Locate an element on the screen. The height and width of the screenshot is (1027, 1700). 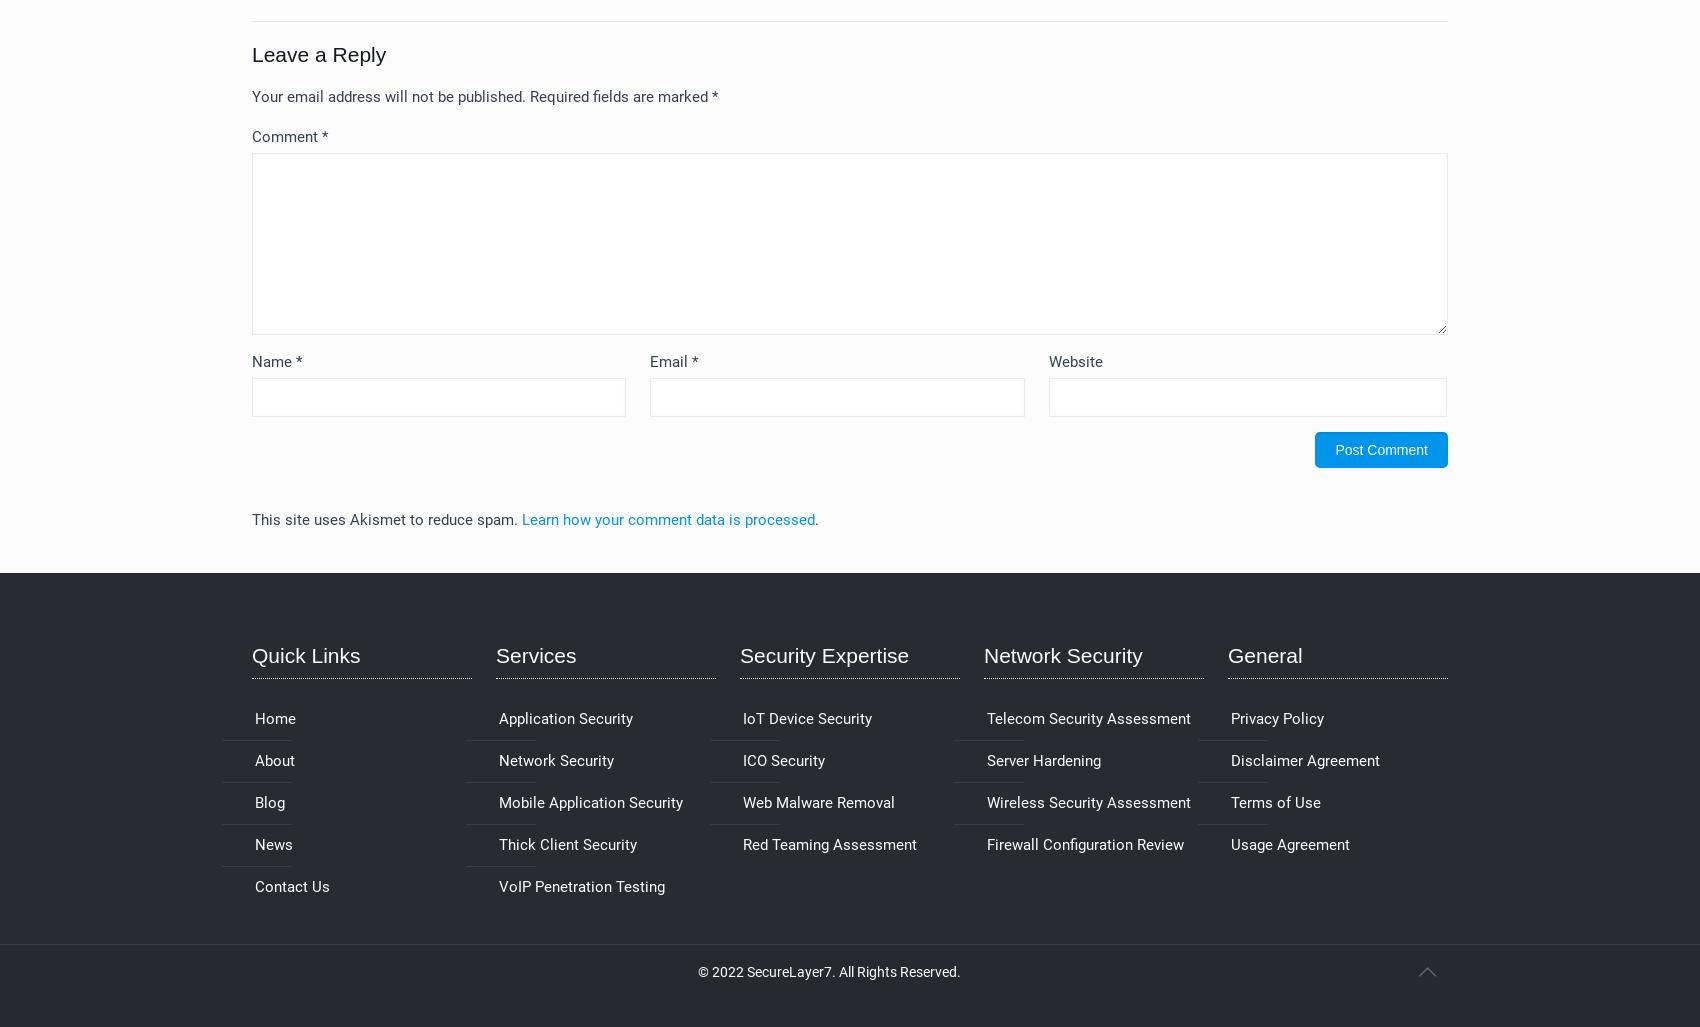
'Learn how your comment data is processed' is located at coordinates (522, 518).